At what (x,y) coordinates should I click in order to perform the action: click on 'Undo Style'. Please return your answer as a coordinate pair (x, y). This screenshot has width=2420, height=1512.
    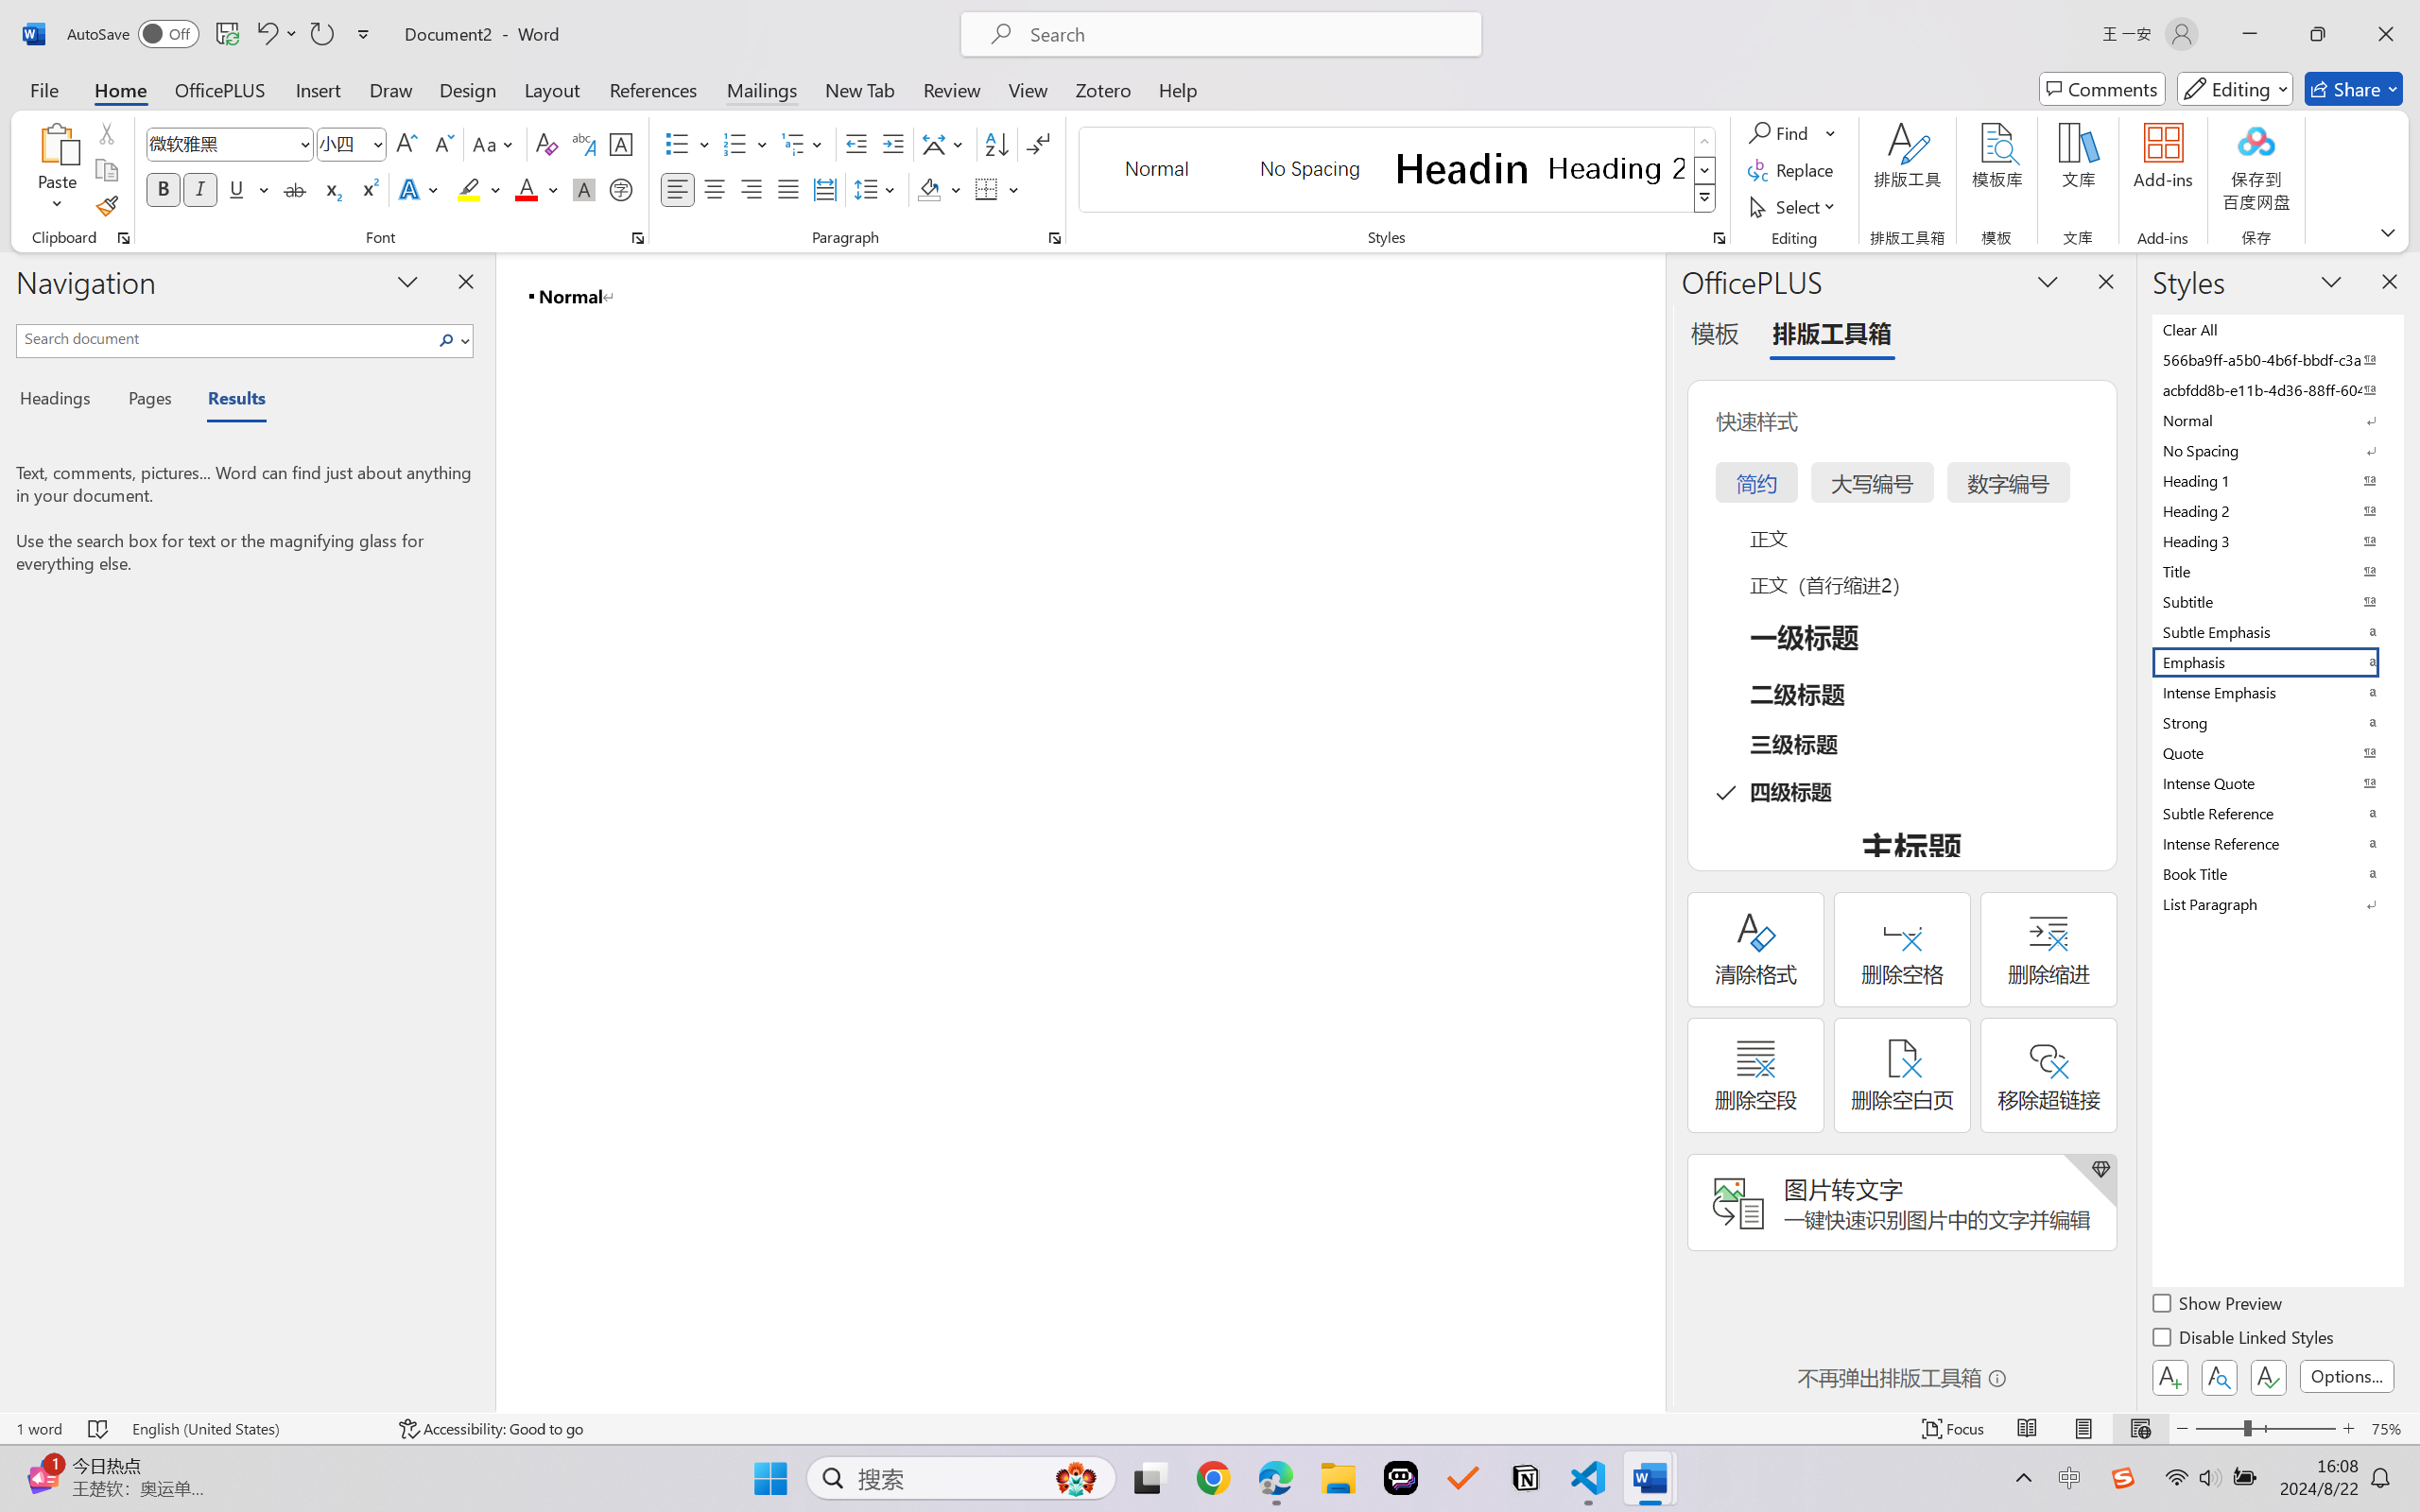
    Looking at the image, I should click on (274, 33).